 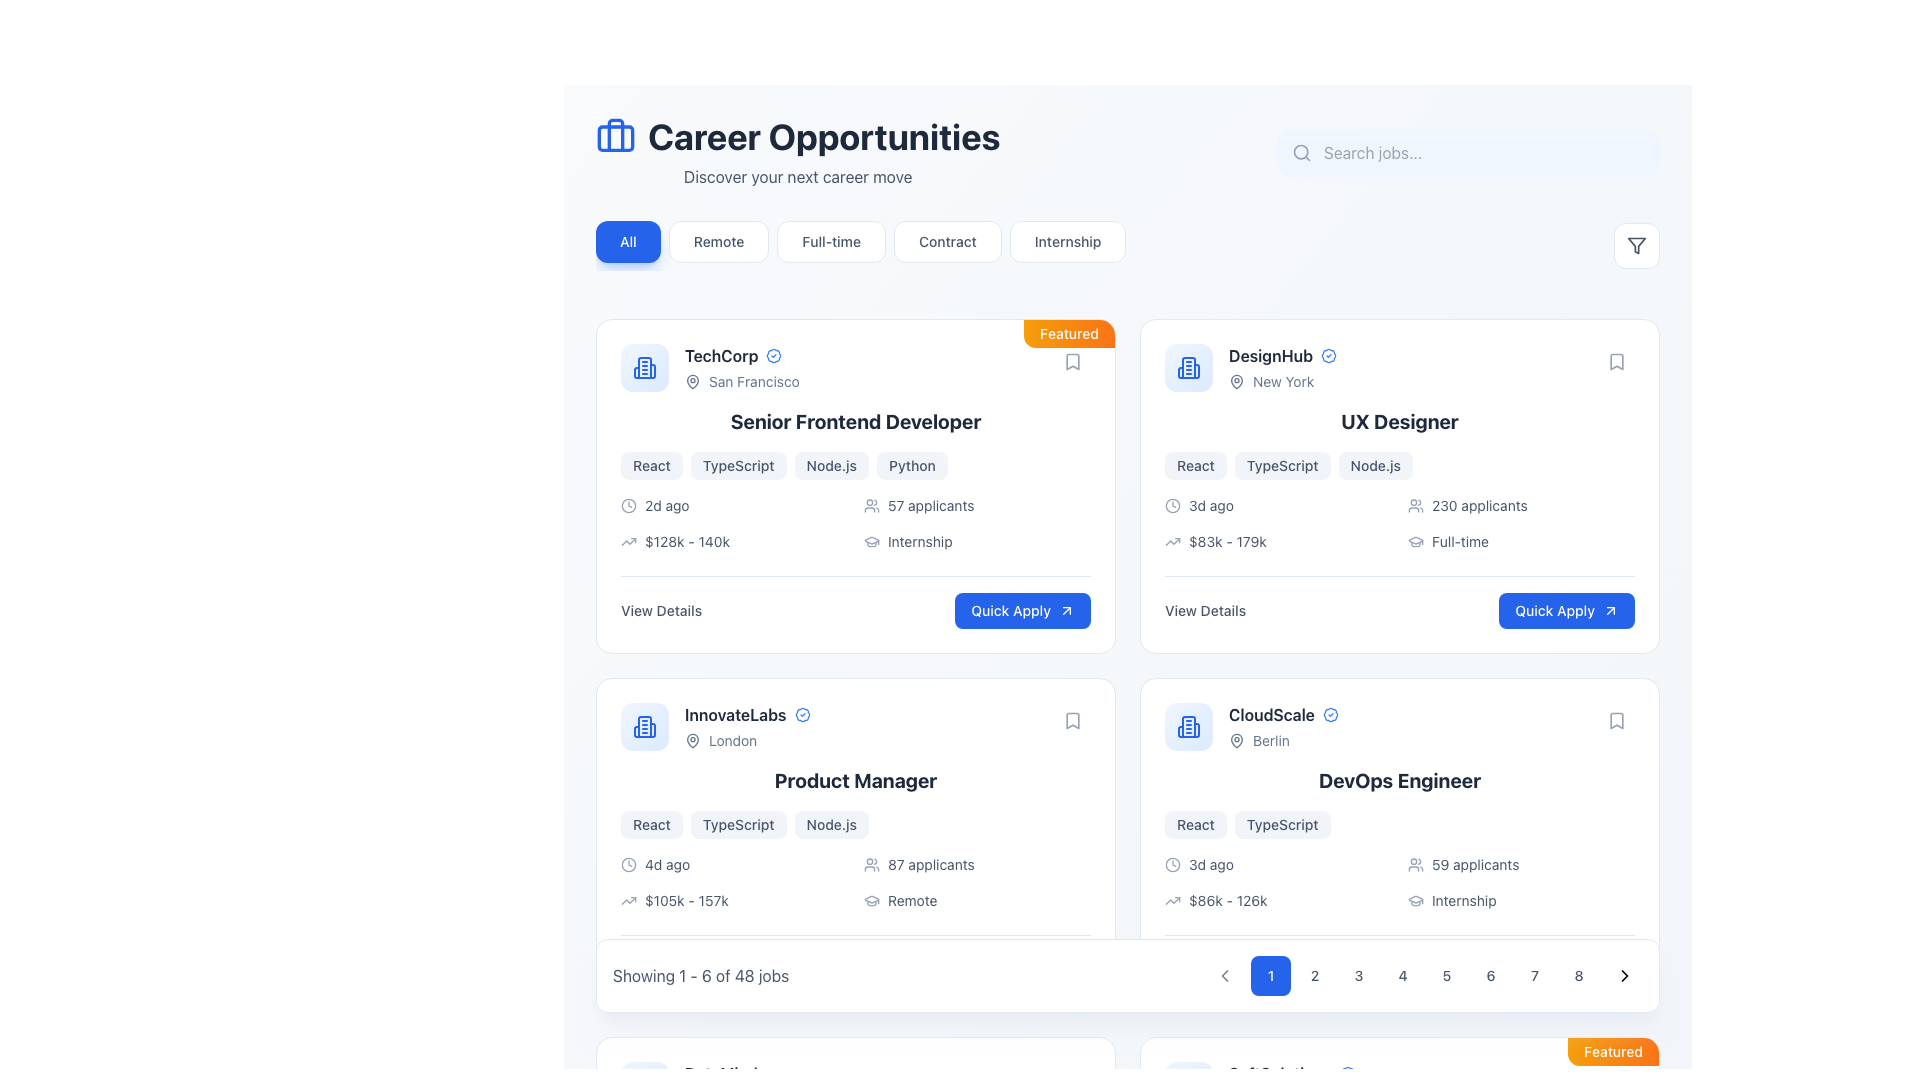 What do you see at coordinates (1072, 721) in the screenshot?
I see `the bookmark icon located in the top-right corner of the 'InnovateLabs' job listing card` at bounding box center [1072, 721].